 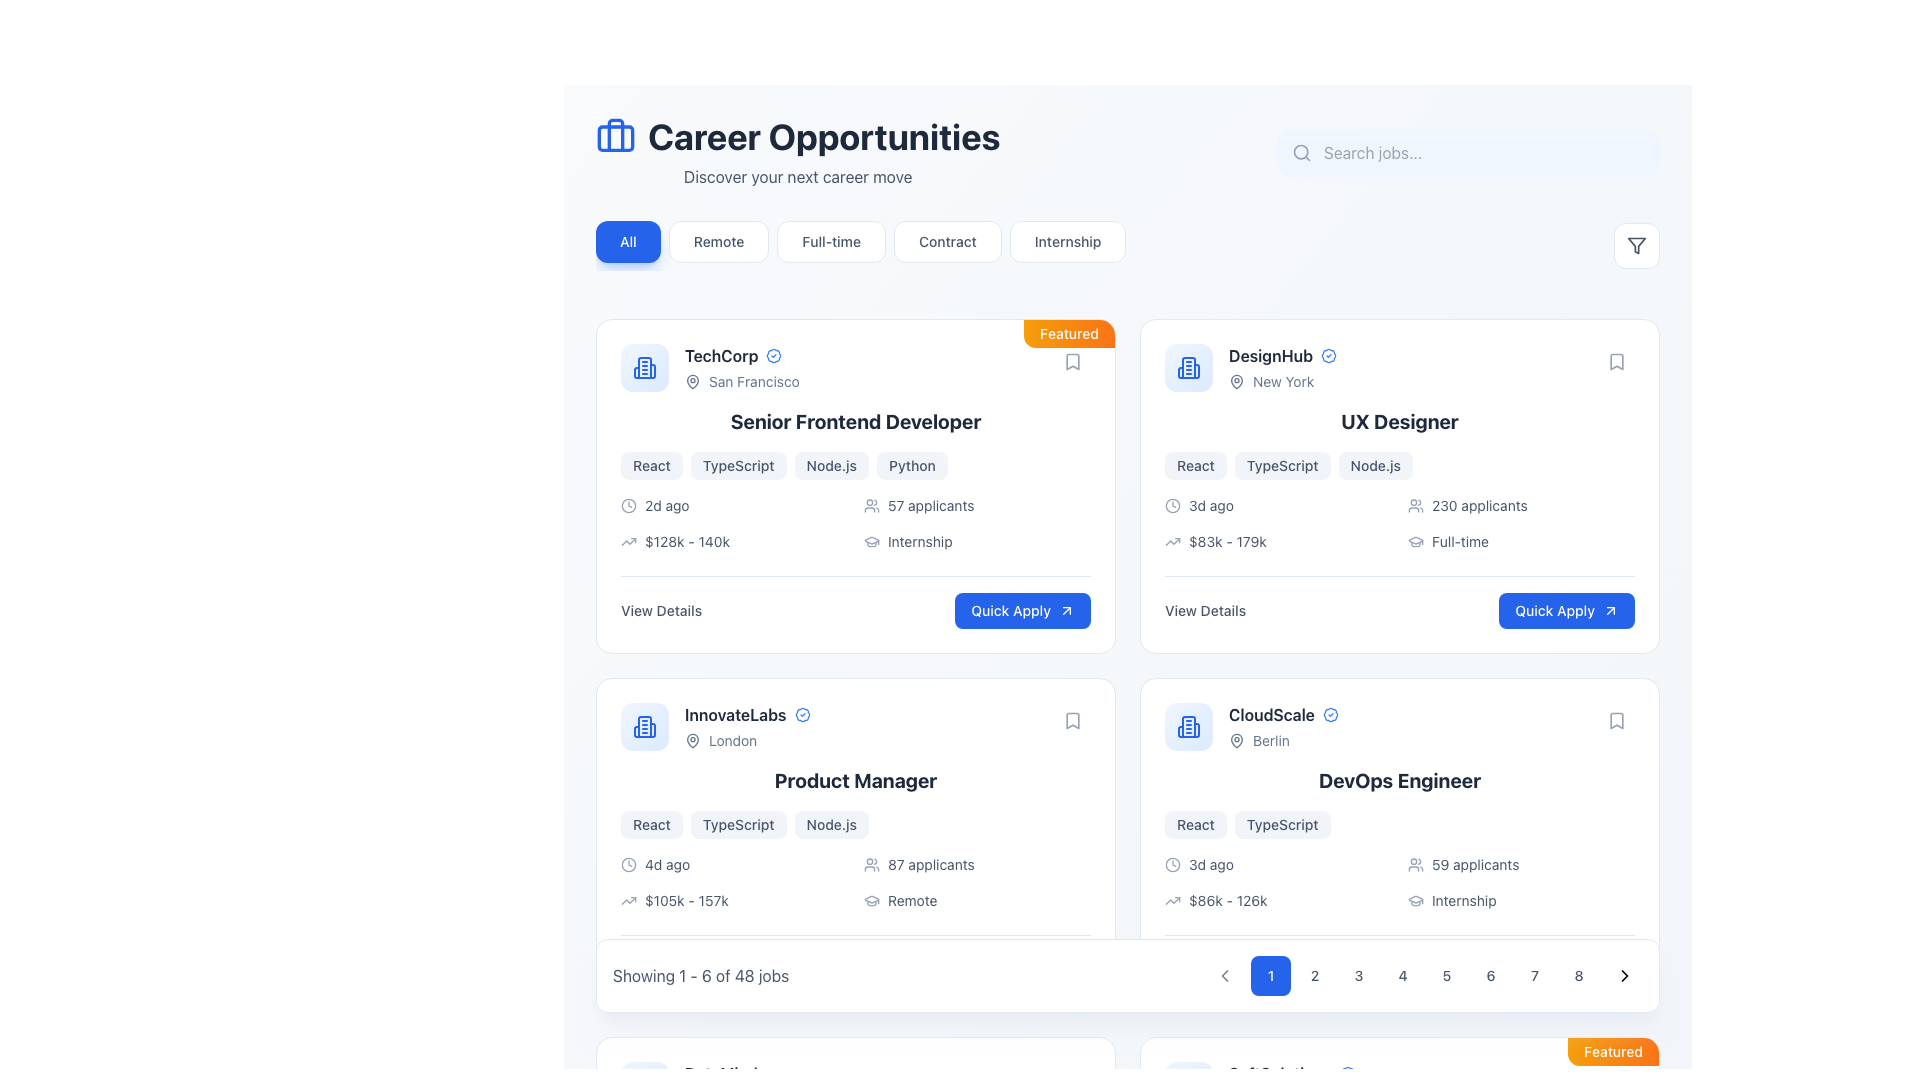 What do you see at coordinates (1072, 721) in the screenshot?
I see `the bookmark icon located in the top-right corner of the 'InnovateLabs' job listing card` at bounding box center [1072, 721].